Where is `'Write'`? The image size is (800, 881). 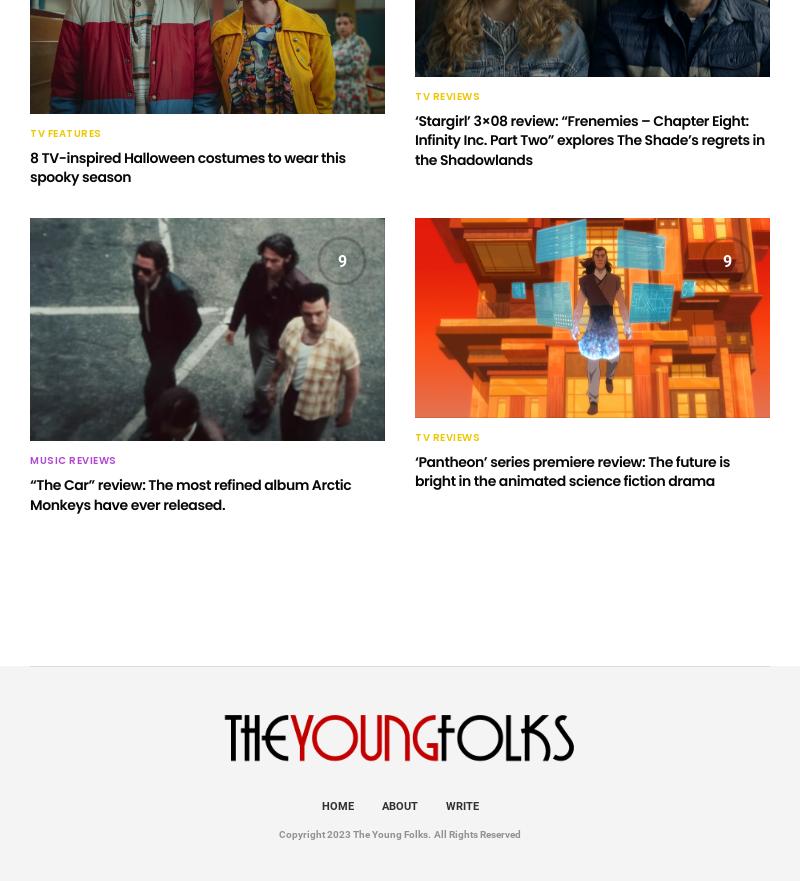 'Write' is located at coordinates (460, 805).